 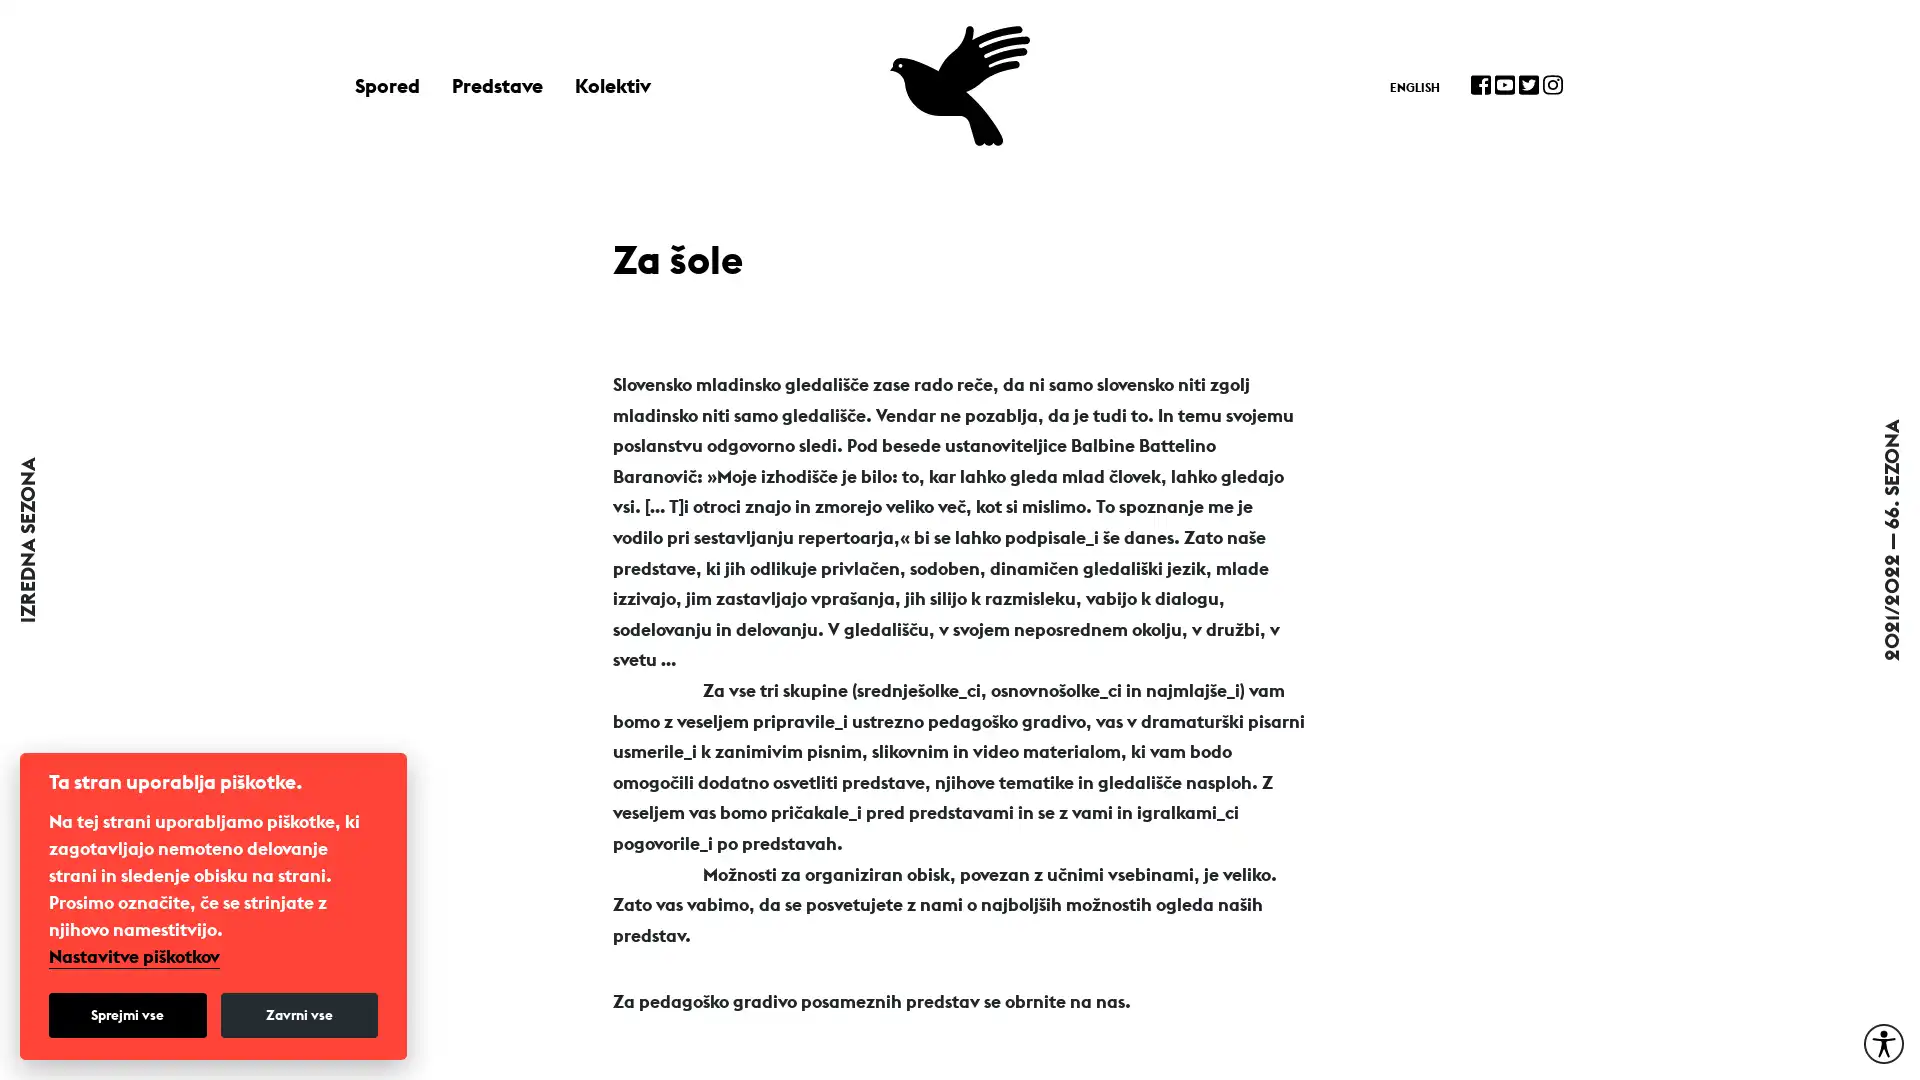 I want to click on Sprejmi vse, so click(x=125, y=1014).